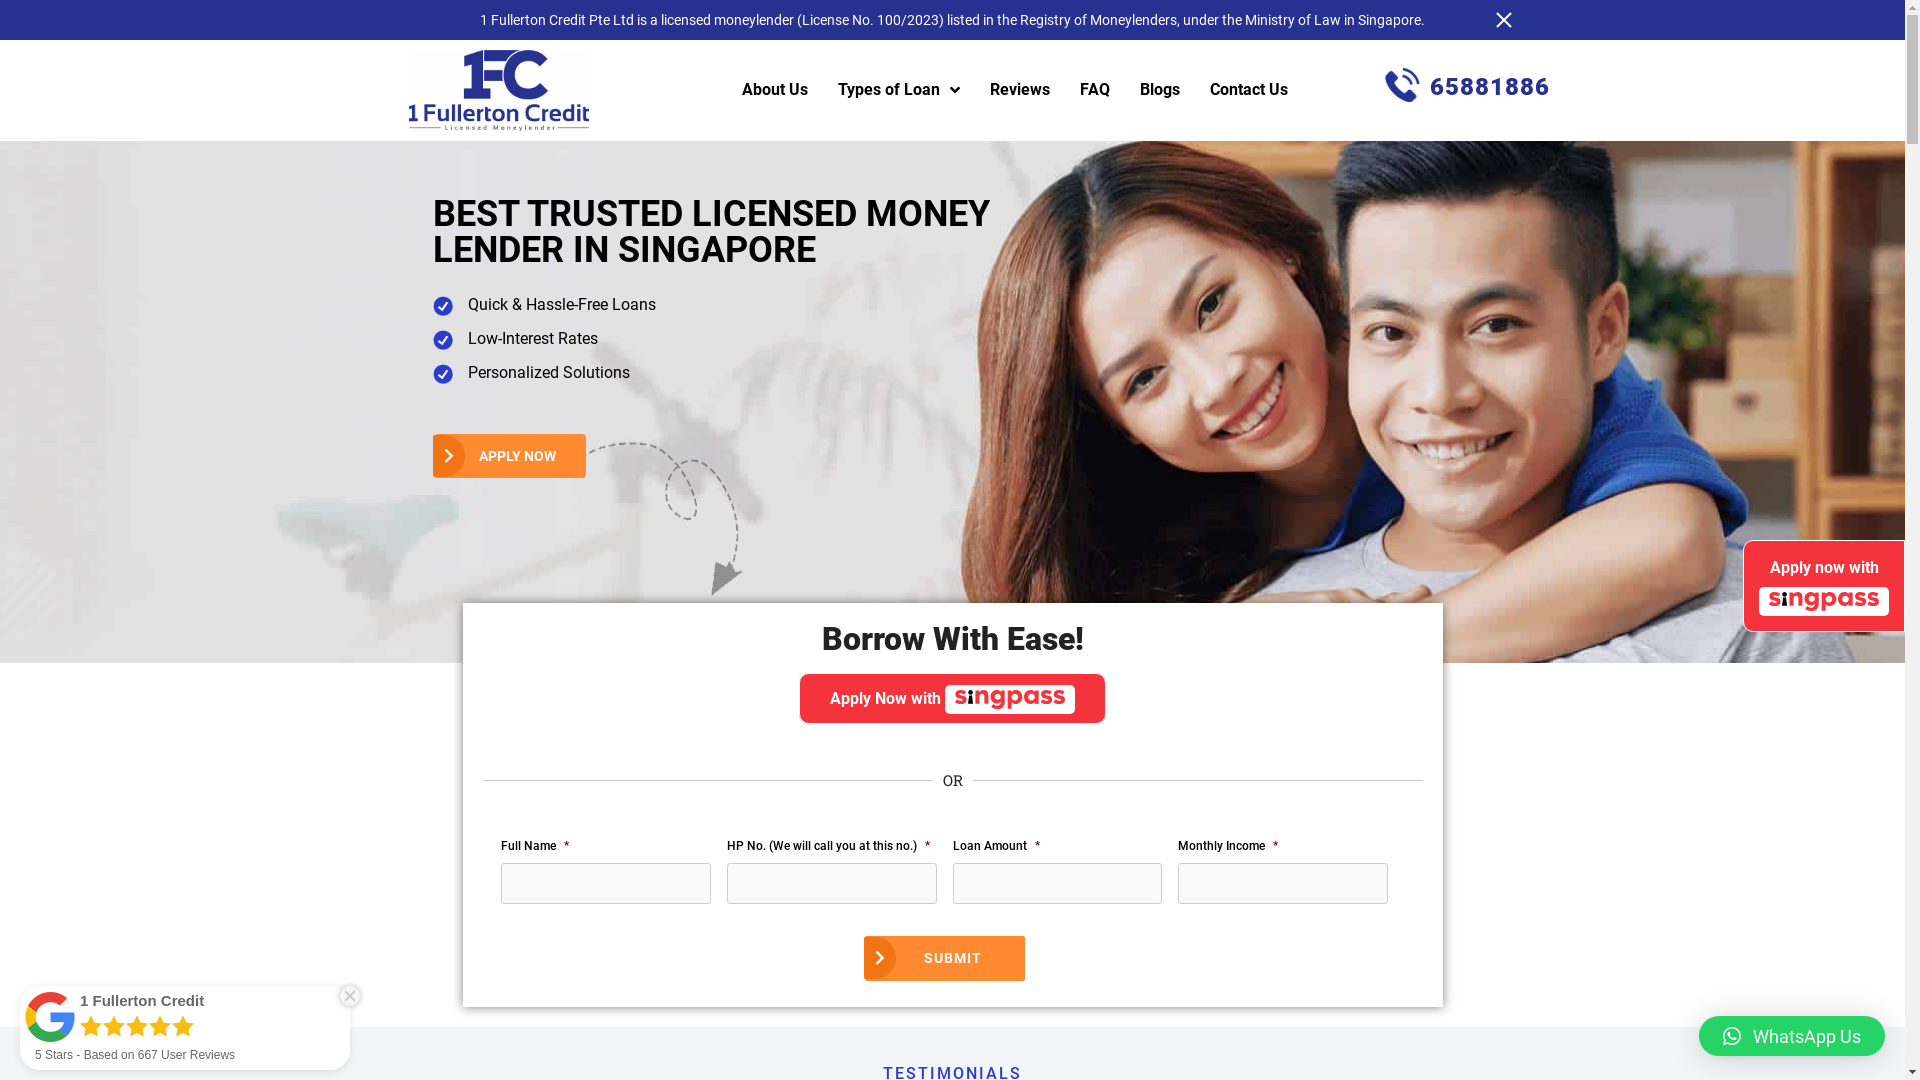 The image size is (1920, 1080). Describe the element at coordinates (1160, 88) in the screenshot. I see `'Blogs'` at that location.